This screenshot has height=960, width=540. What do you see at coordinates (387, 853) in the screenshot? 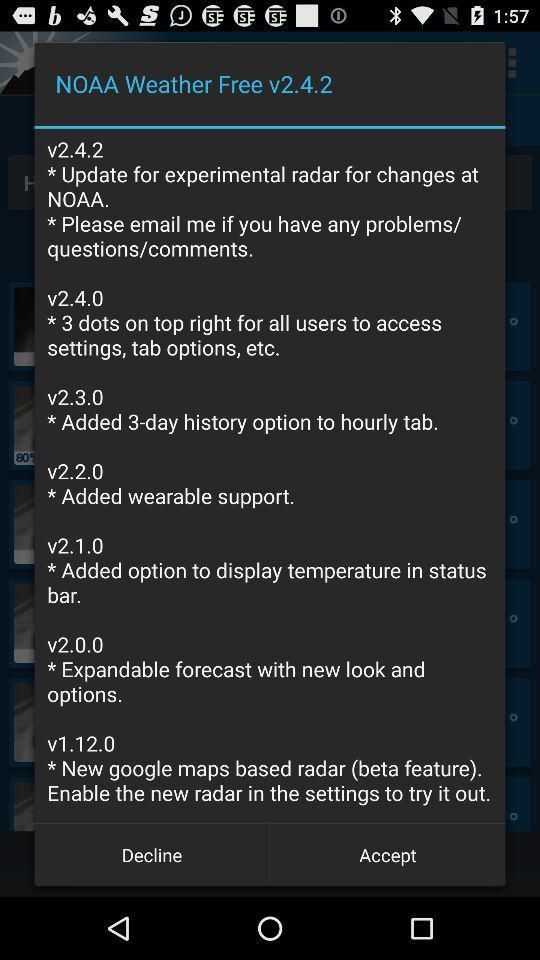
I see `the item below v2 4 2 app` at bounding box center [387, 853].